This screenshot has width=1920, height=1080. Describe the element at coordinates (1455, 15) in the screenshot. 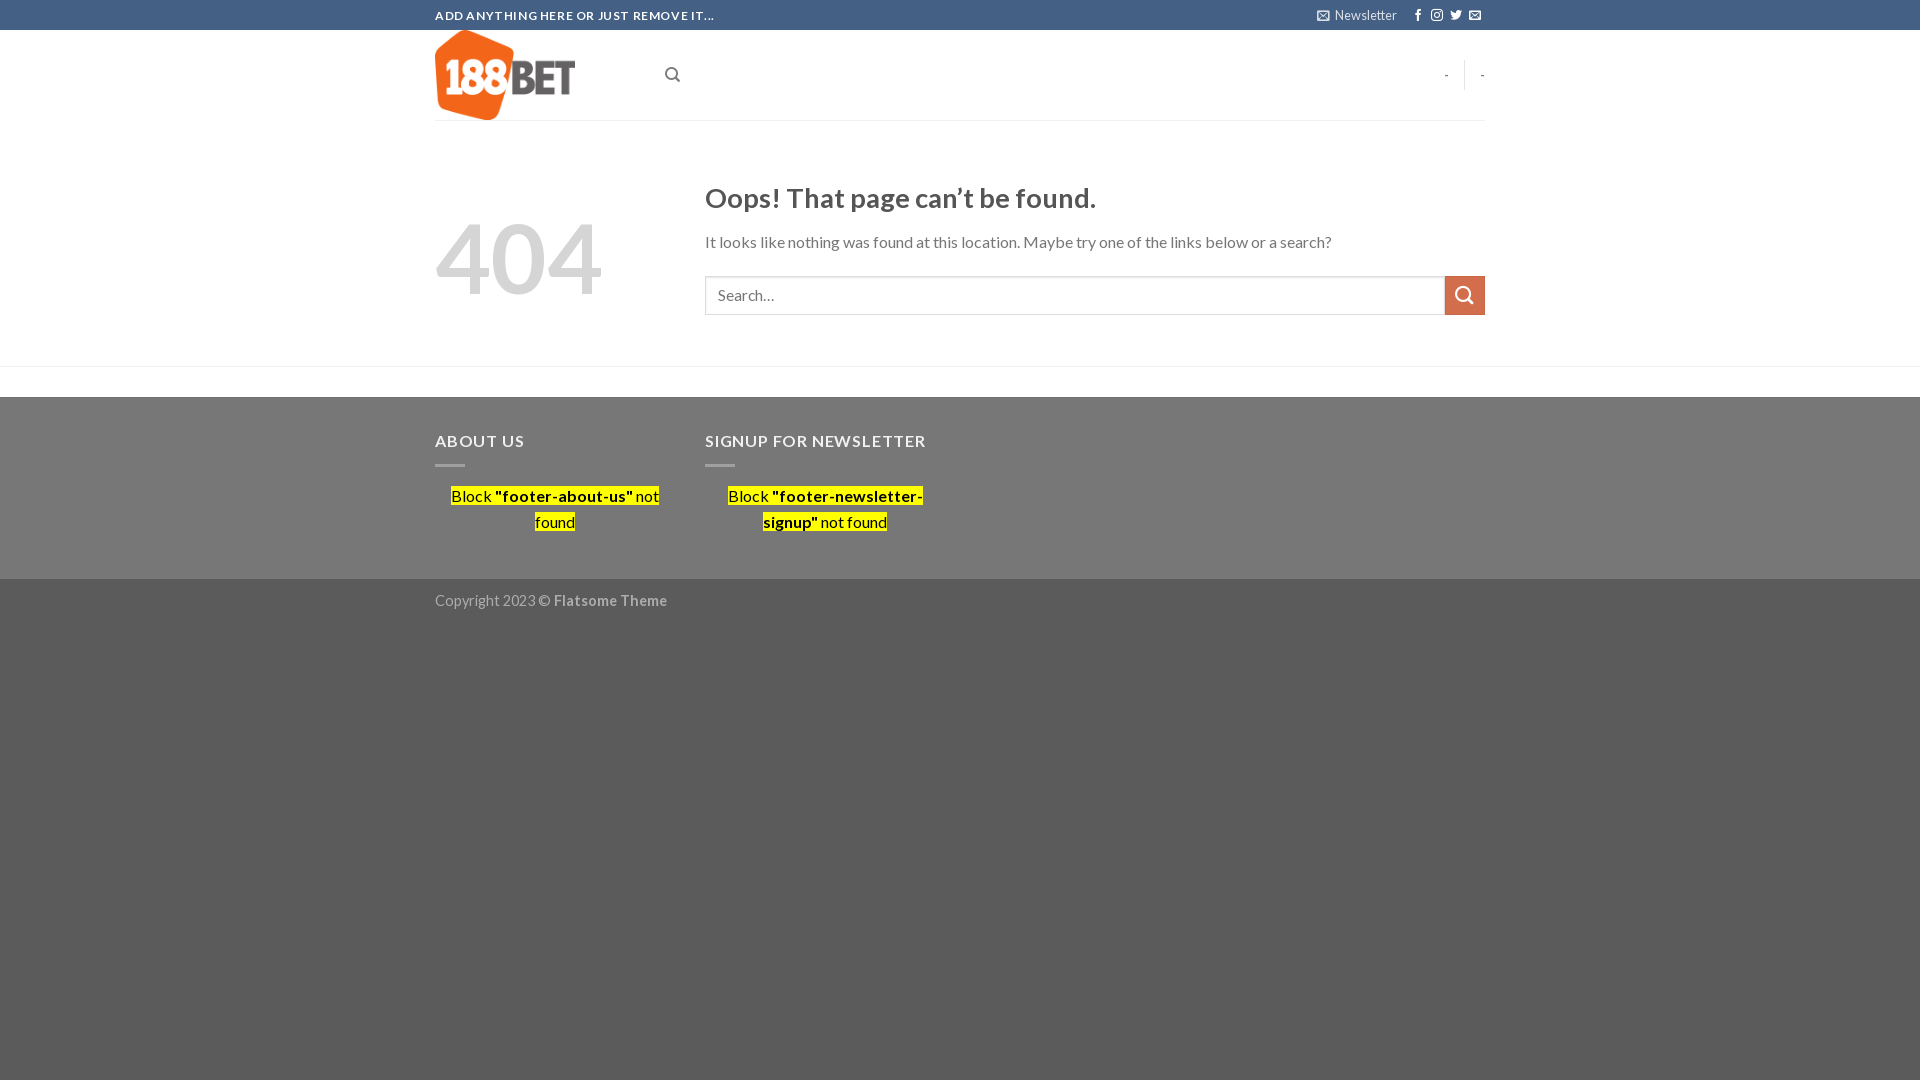

I see `'Follow on Twitter'` at that location.